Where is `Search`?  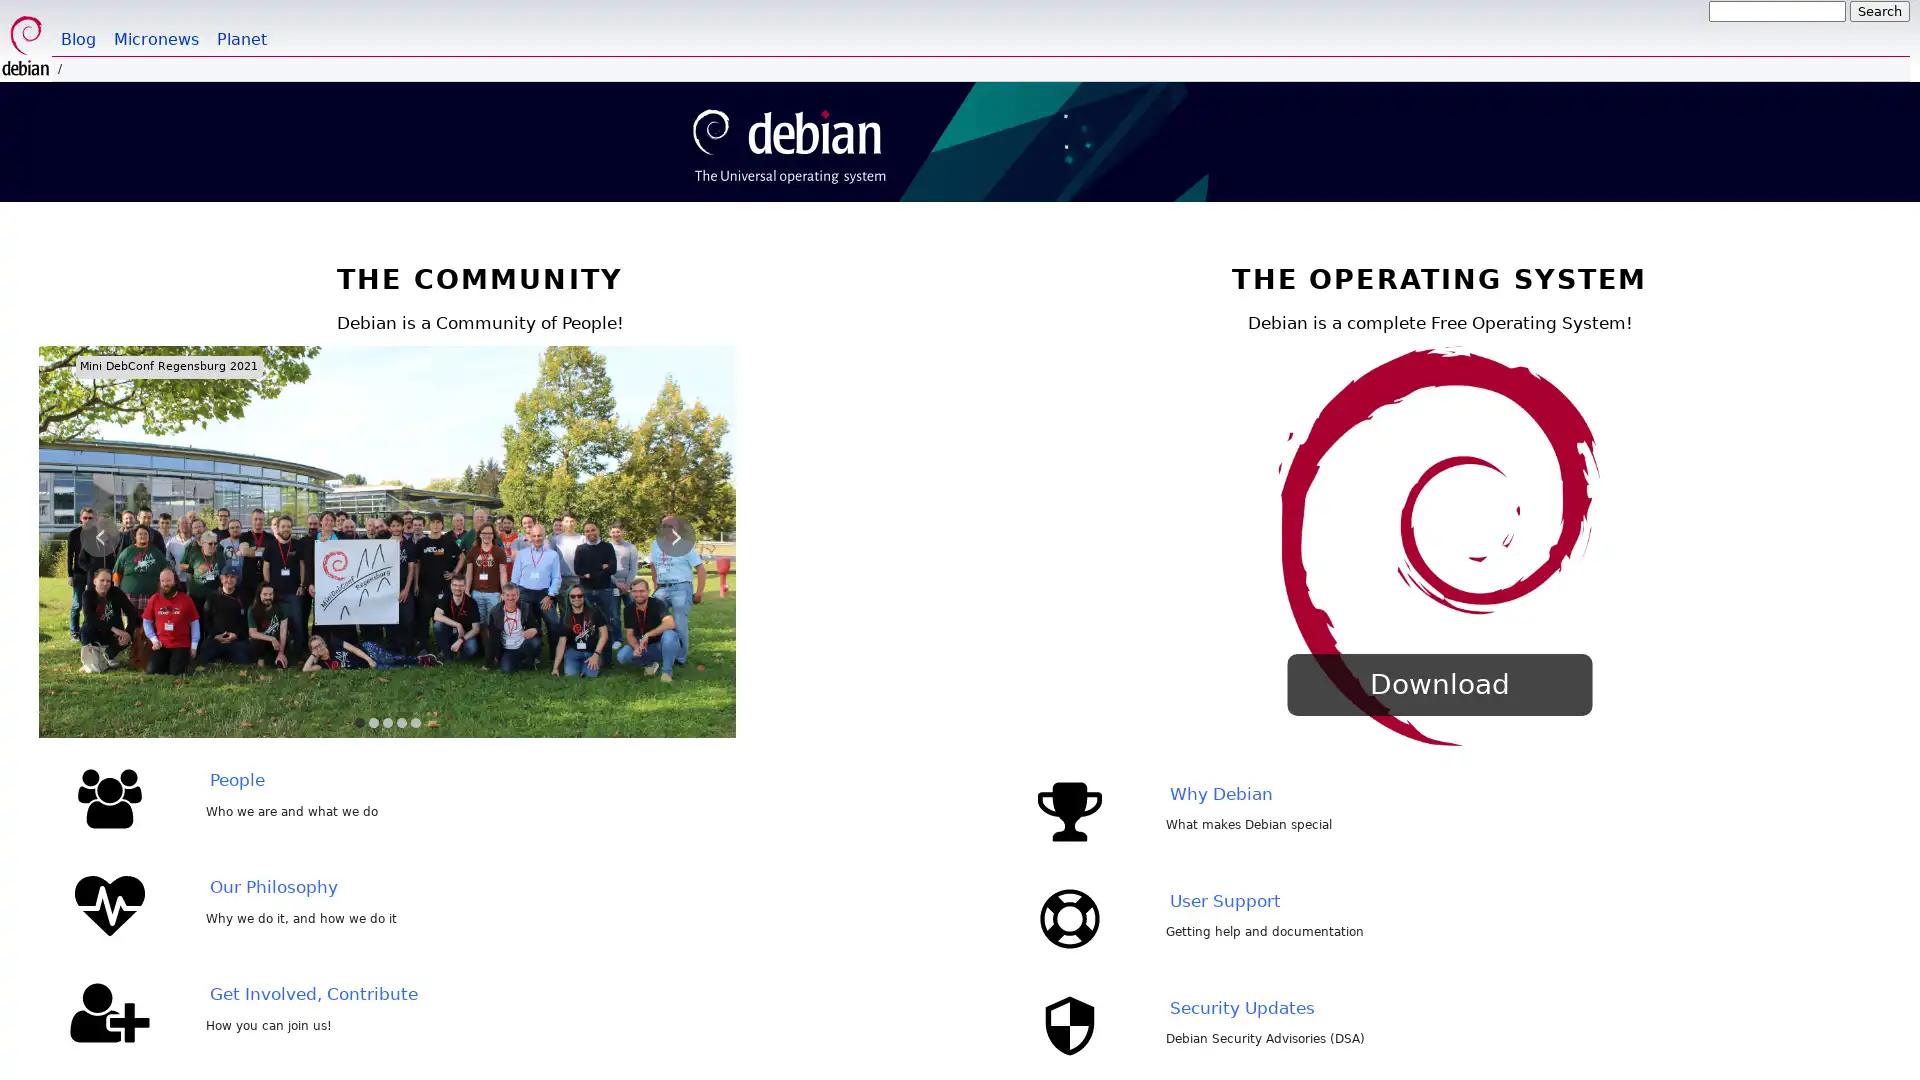
Search is located at coordinates (1879, 11).